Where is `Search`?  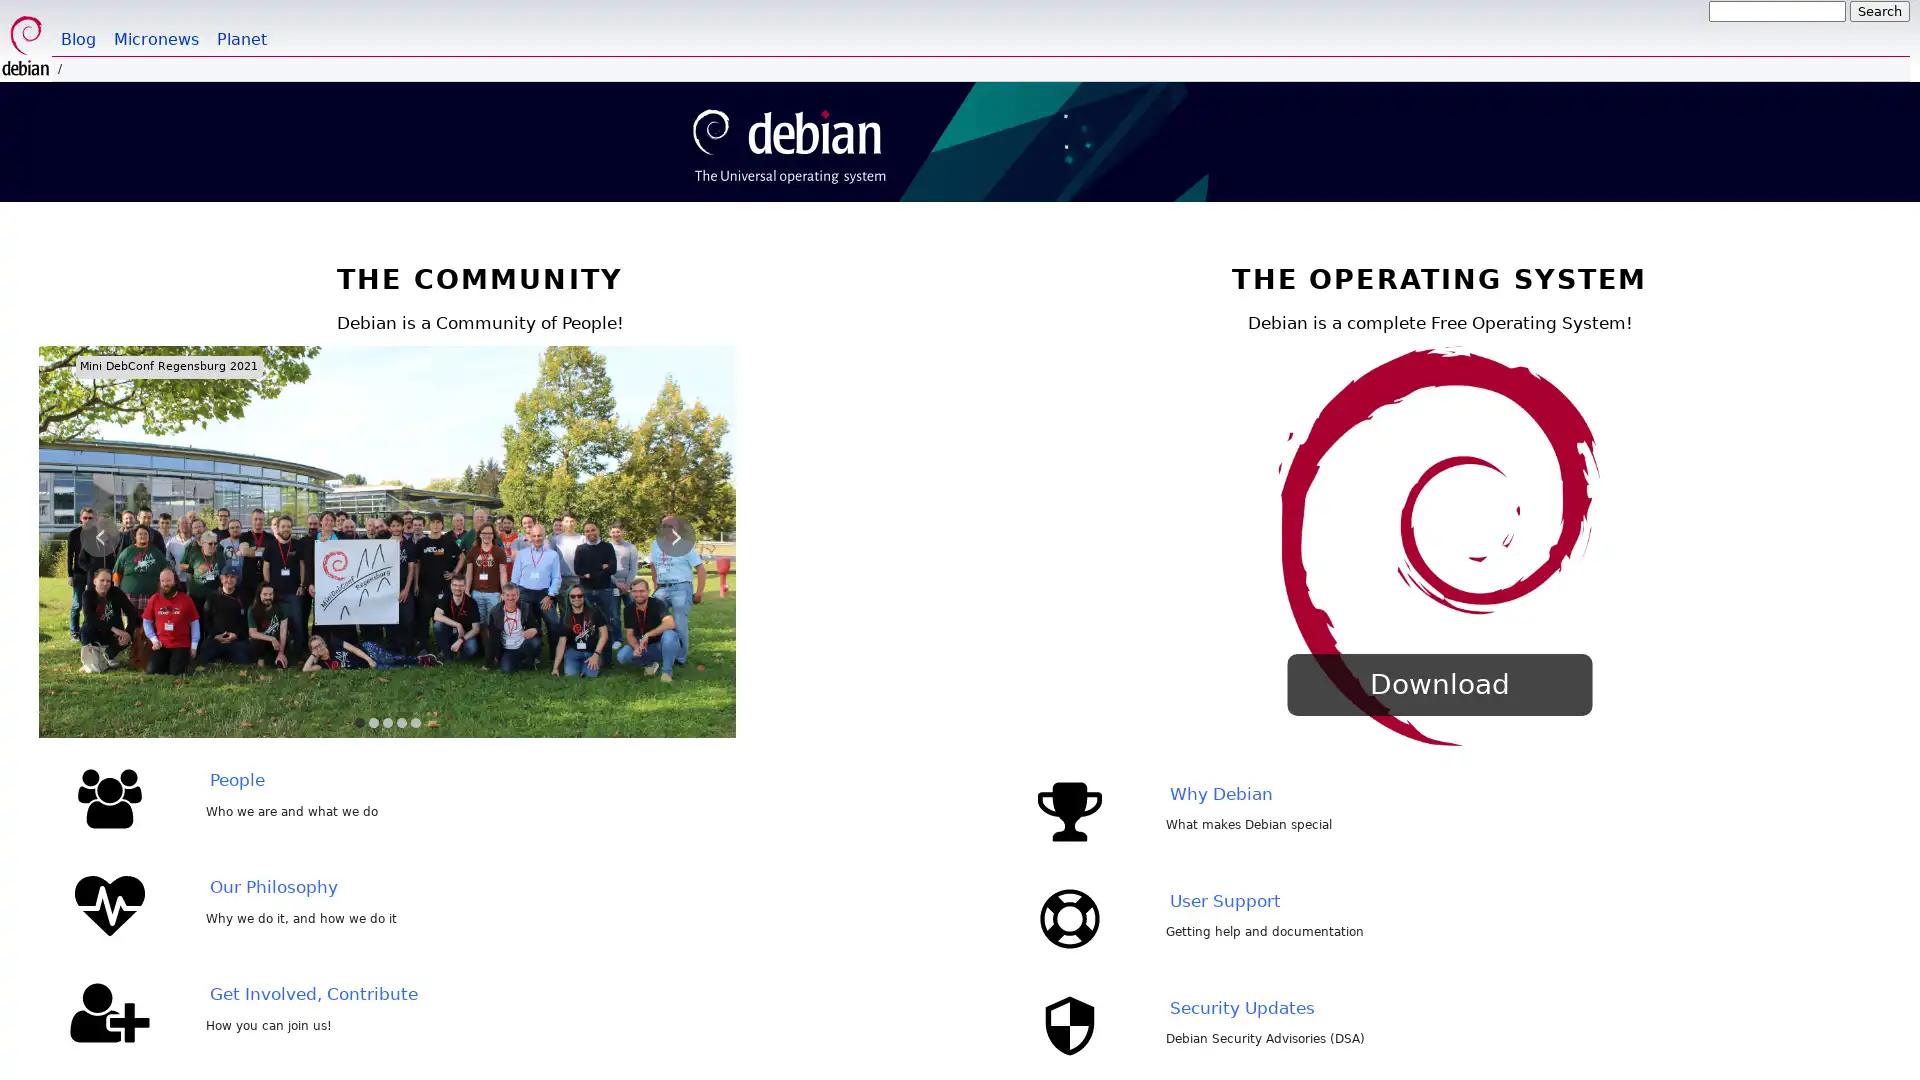
Search is located at coordinates (1879, 11).